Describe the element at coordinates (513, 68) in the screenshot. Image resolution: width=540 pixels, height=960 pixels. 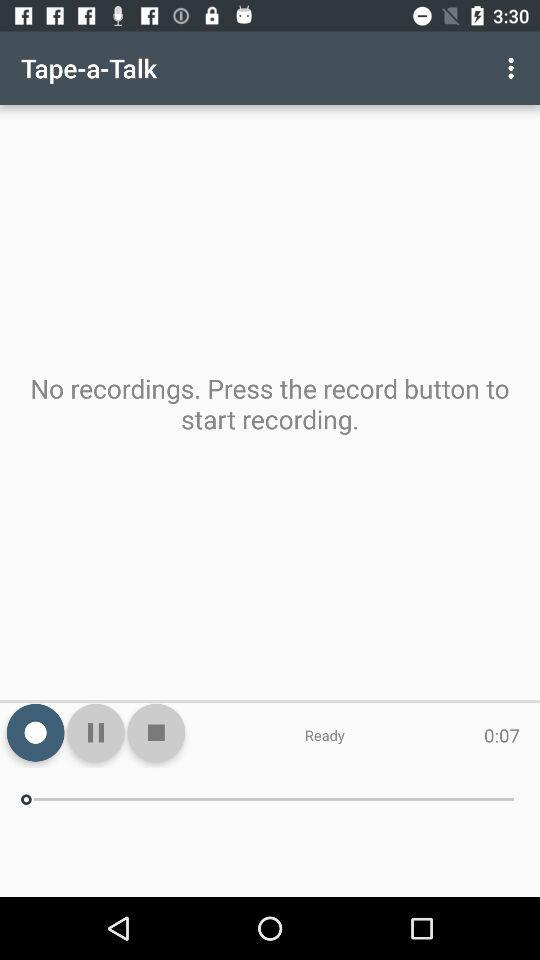
I see `the icon above the no recordings press icon` at that location.